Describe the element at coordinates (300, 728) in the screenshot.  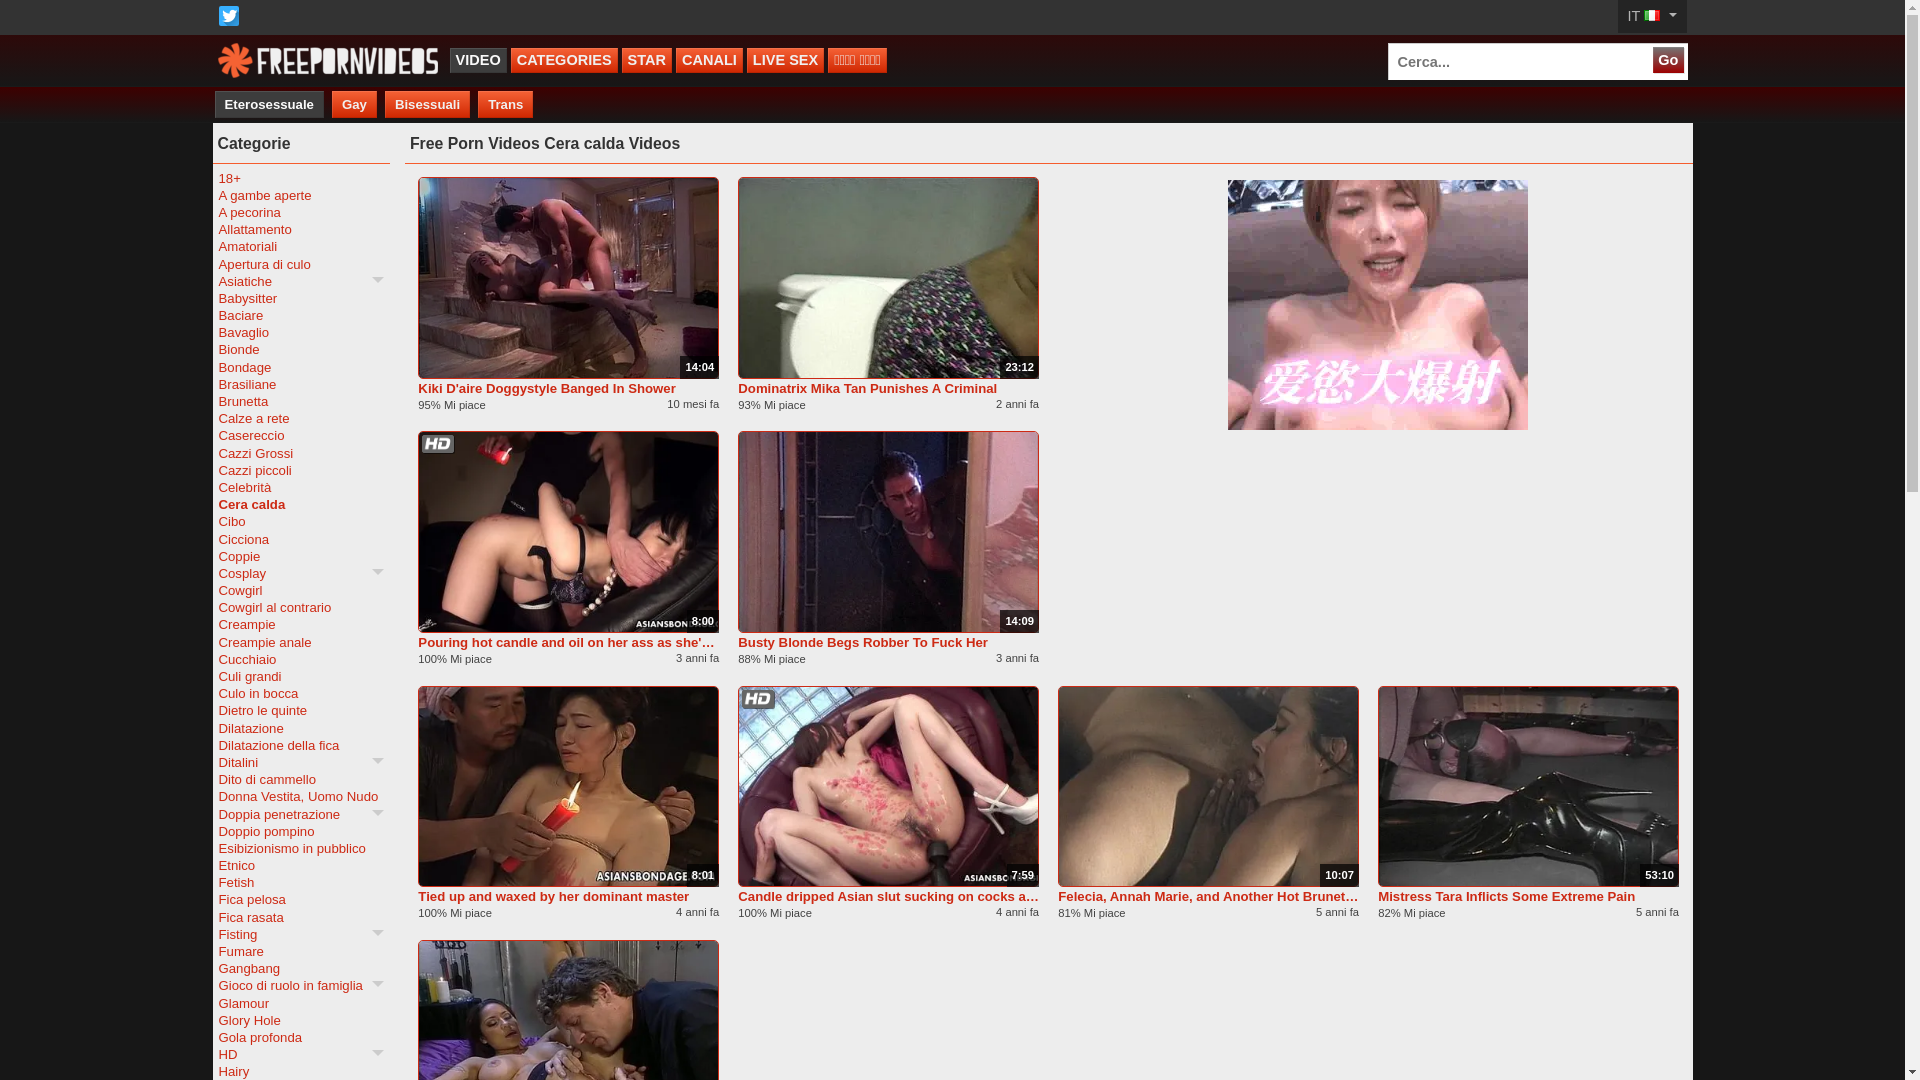
I see `'Dilatazione'` at that location.